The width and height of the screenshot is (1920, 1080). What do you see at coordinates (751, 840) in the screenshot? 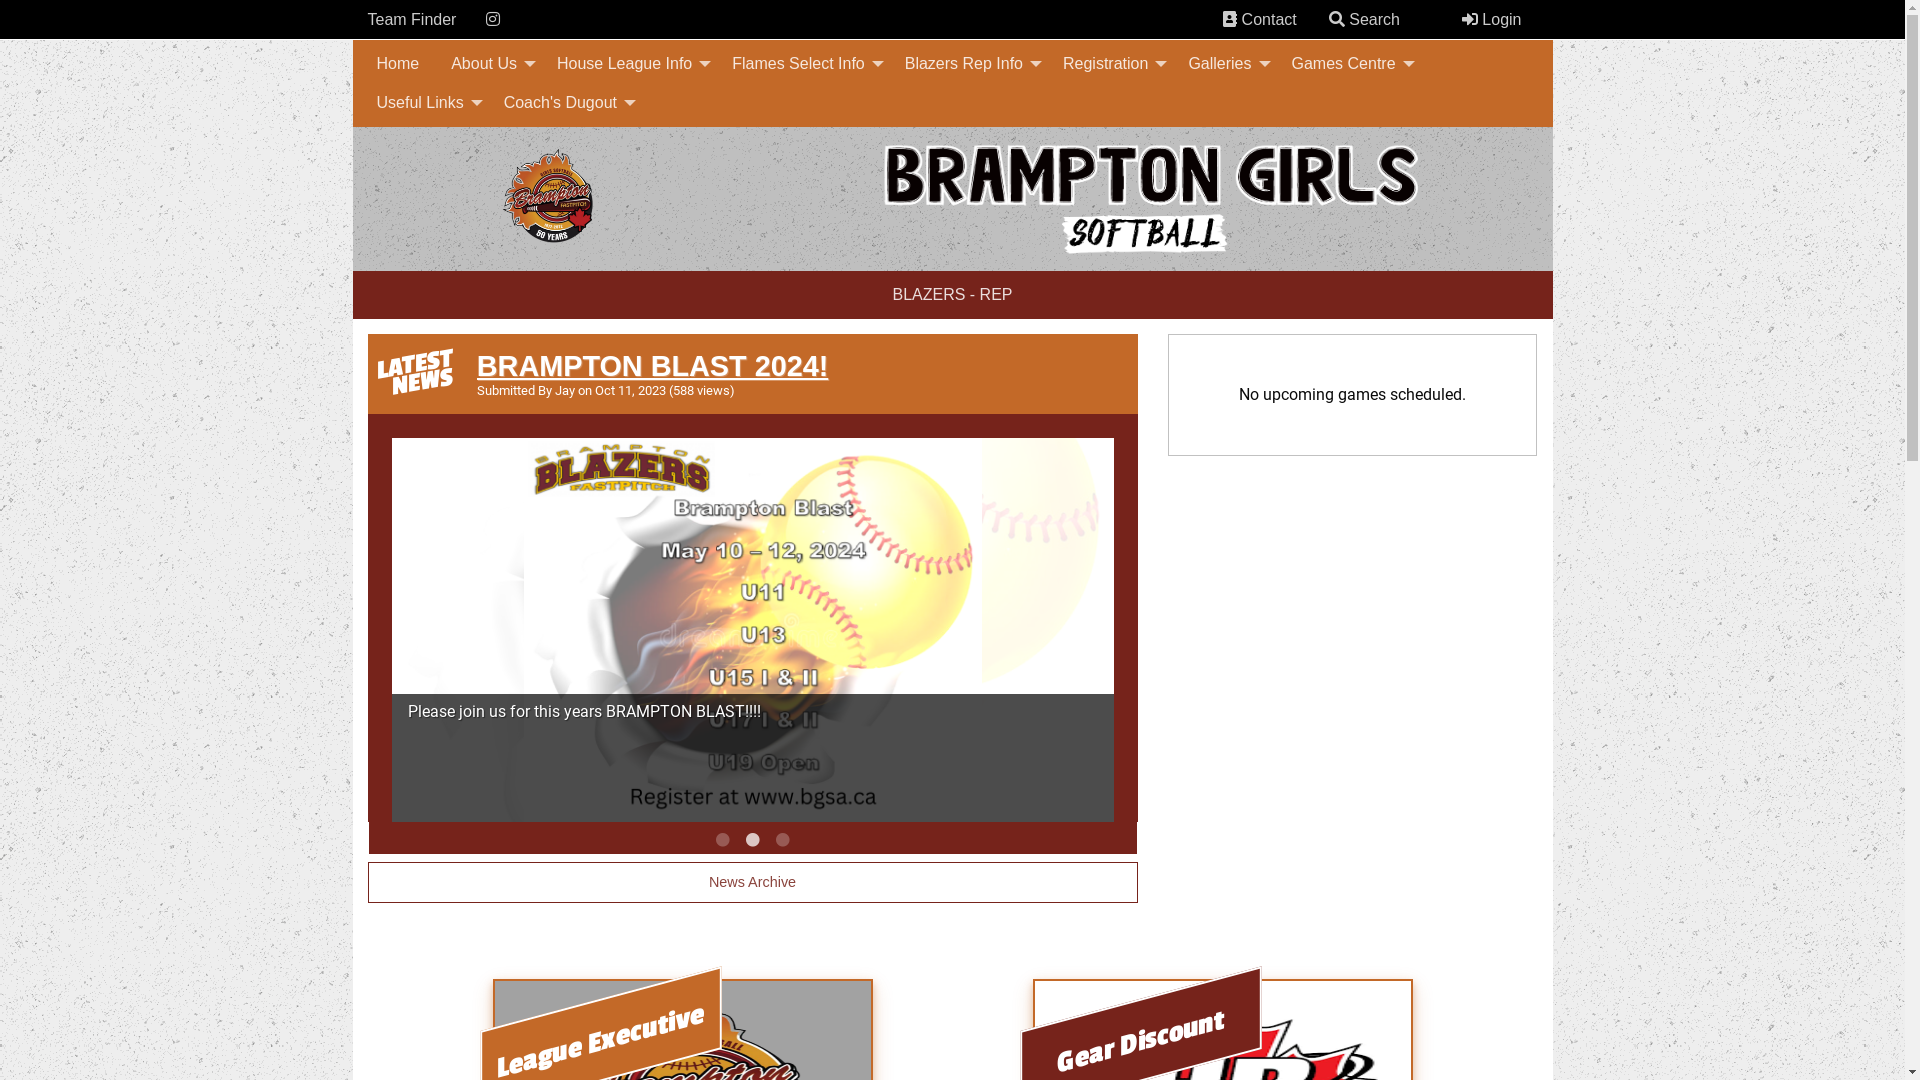
I see `'2'` at bounding box center [751, 840].